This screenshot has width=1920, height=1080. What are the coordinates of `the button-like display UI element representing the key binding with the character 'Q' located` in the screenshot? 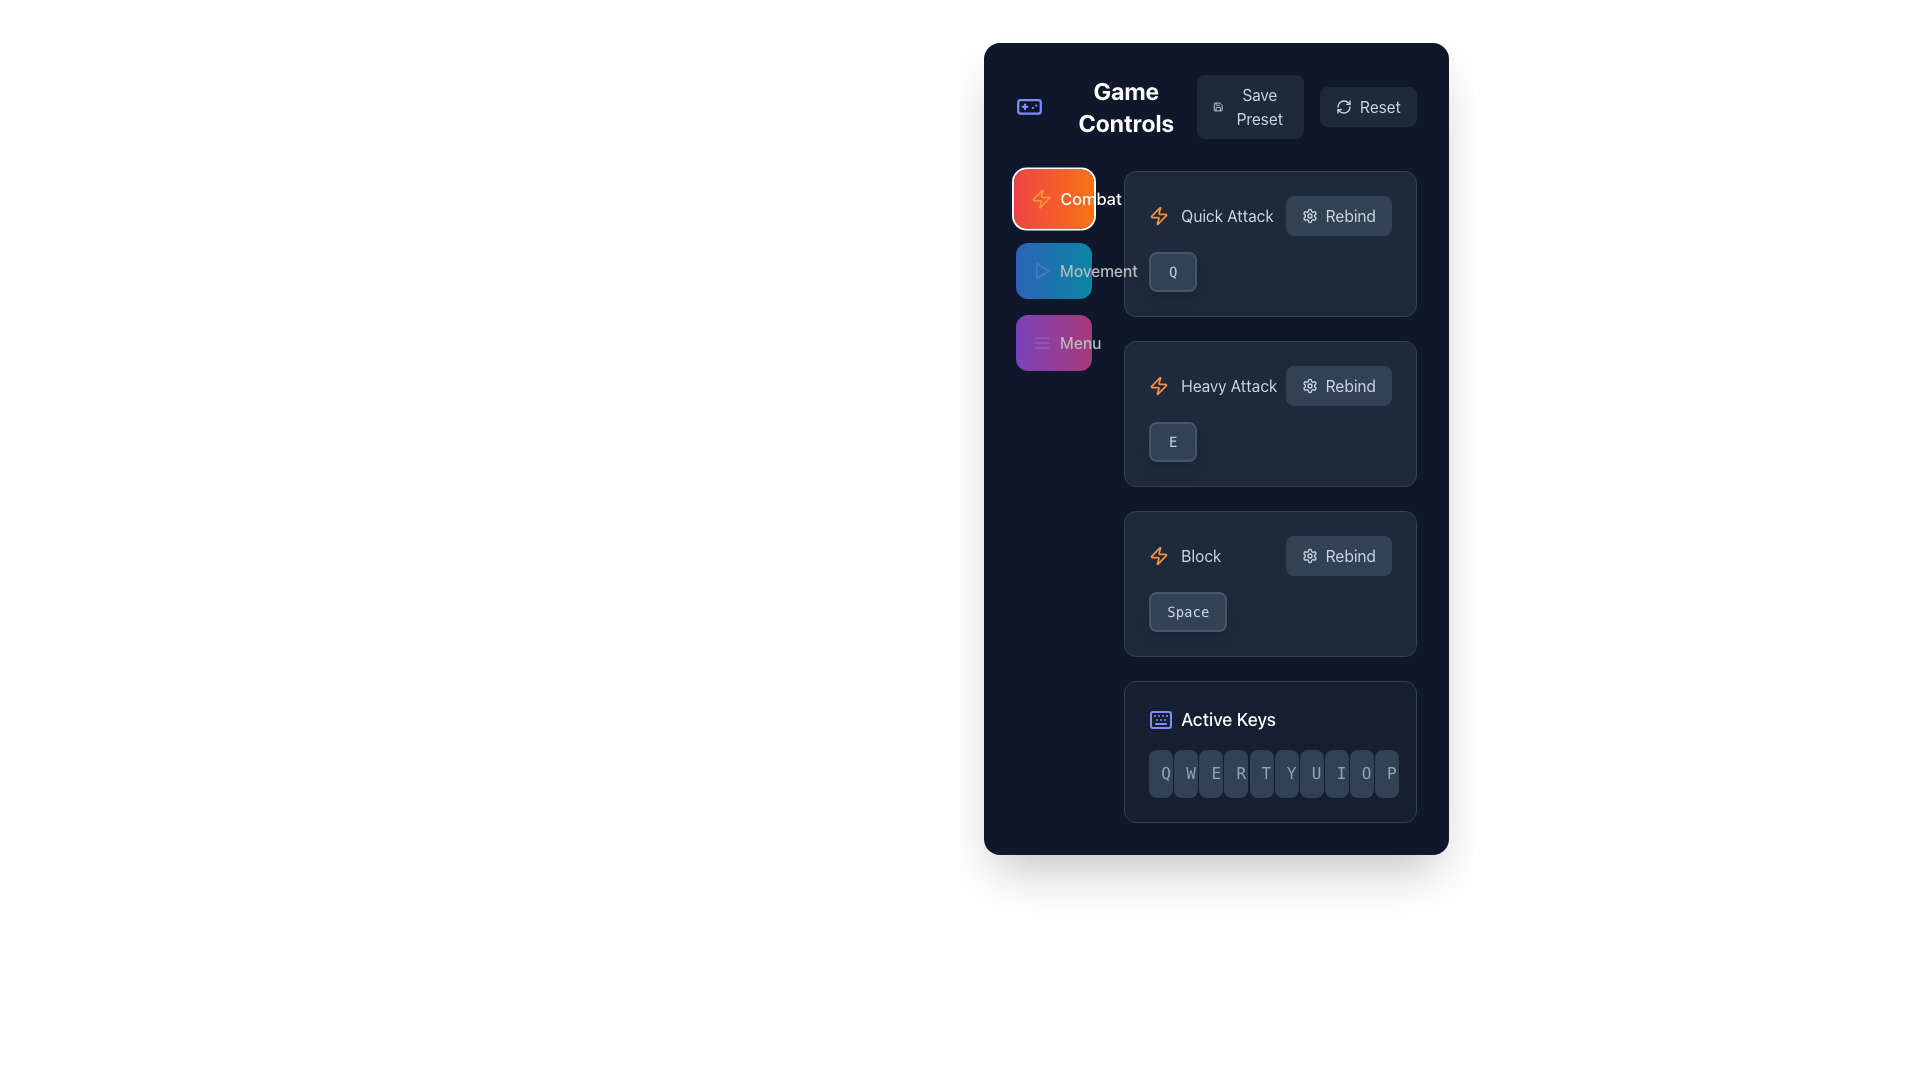 It's located at (1269, 272).